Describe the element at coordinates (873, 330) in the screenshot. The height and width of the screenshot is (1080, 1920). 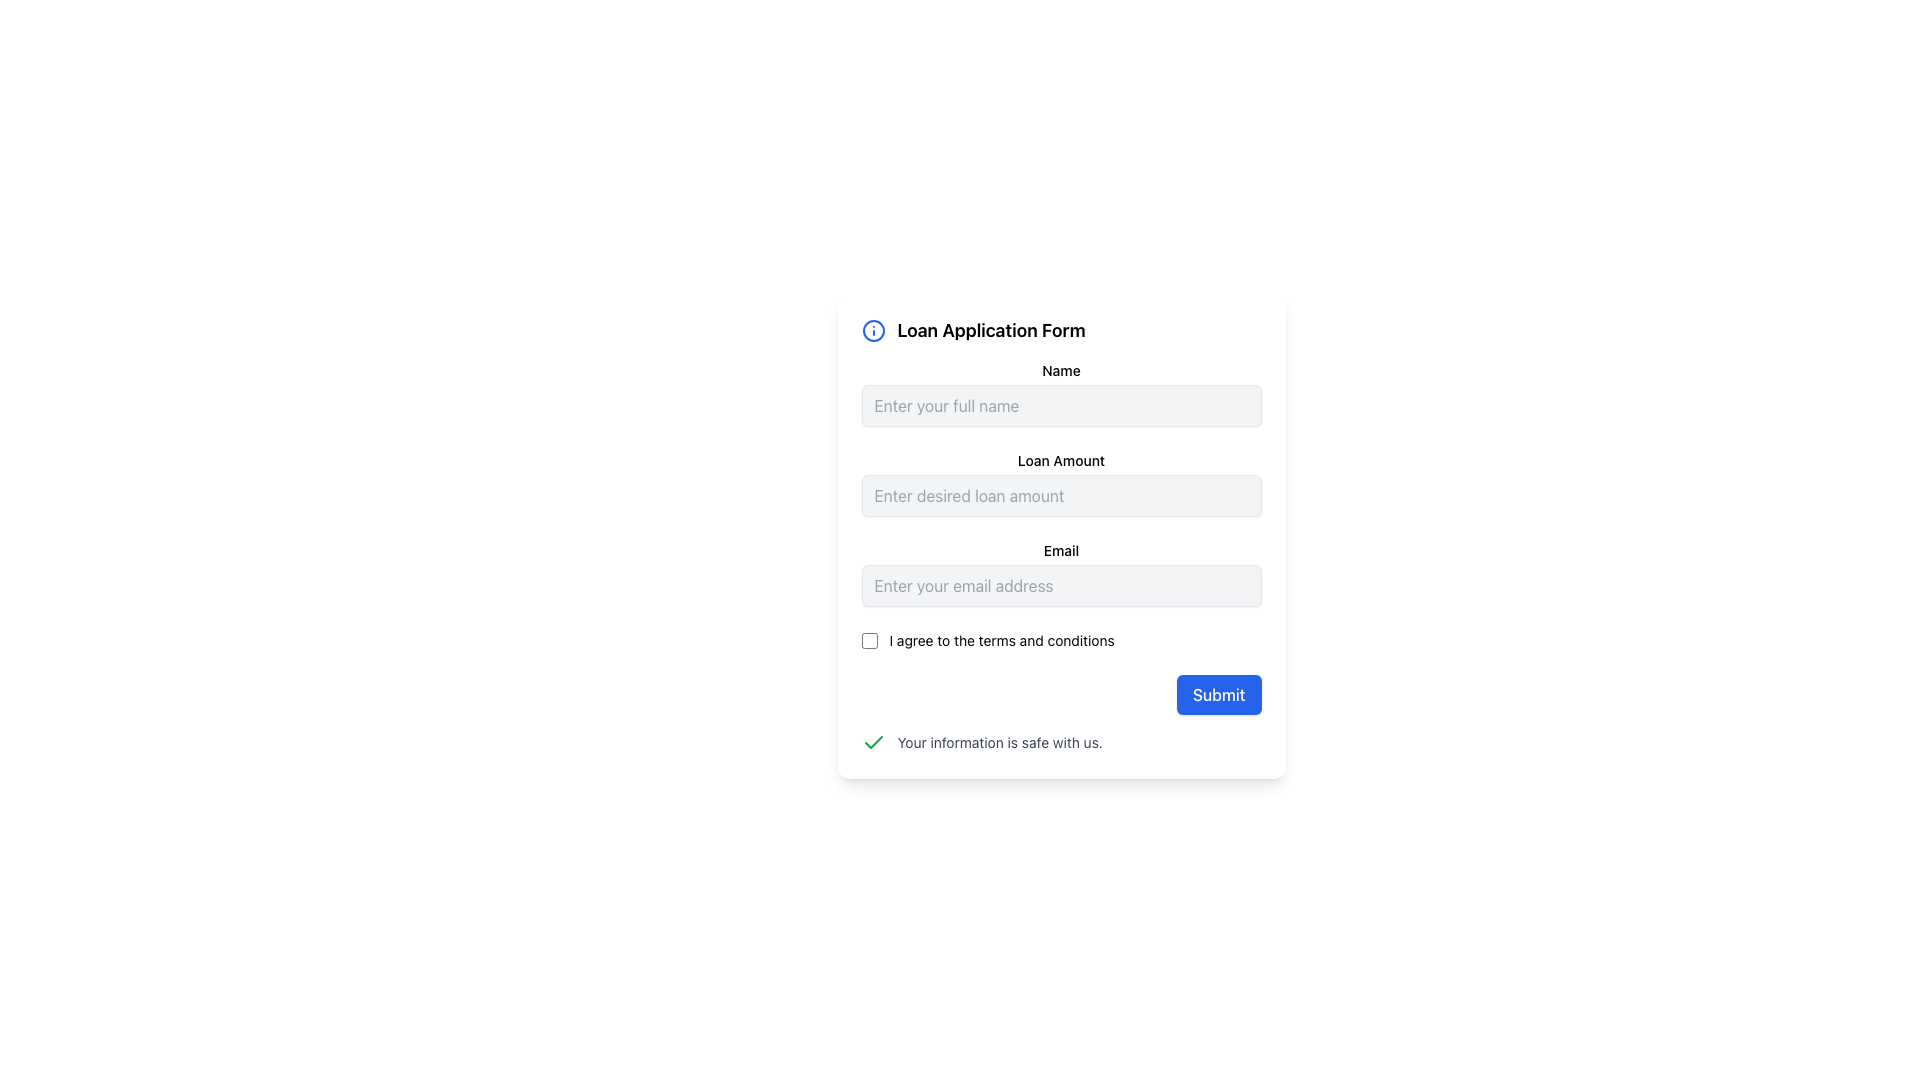
I see `the outermost circular shape of the information icon located to the immediate left of the header text 'Loan Application Form'` at that location.